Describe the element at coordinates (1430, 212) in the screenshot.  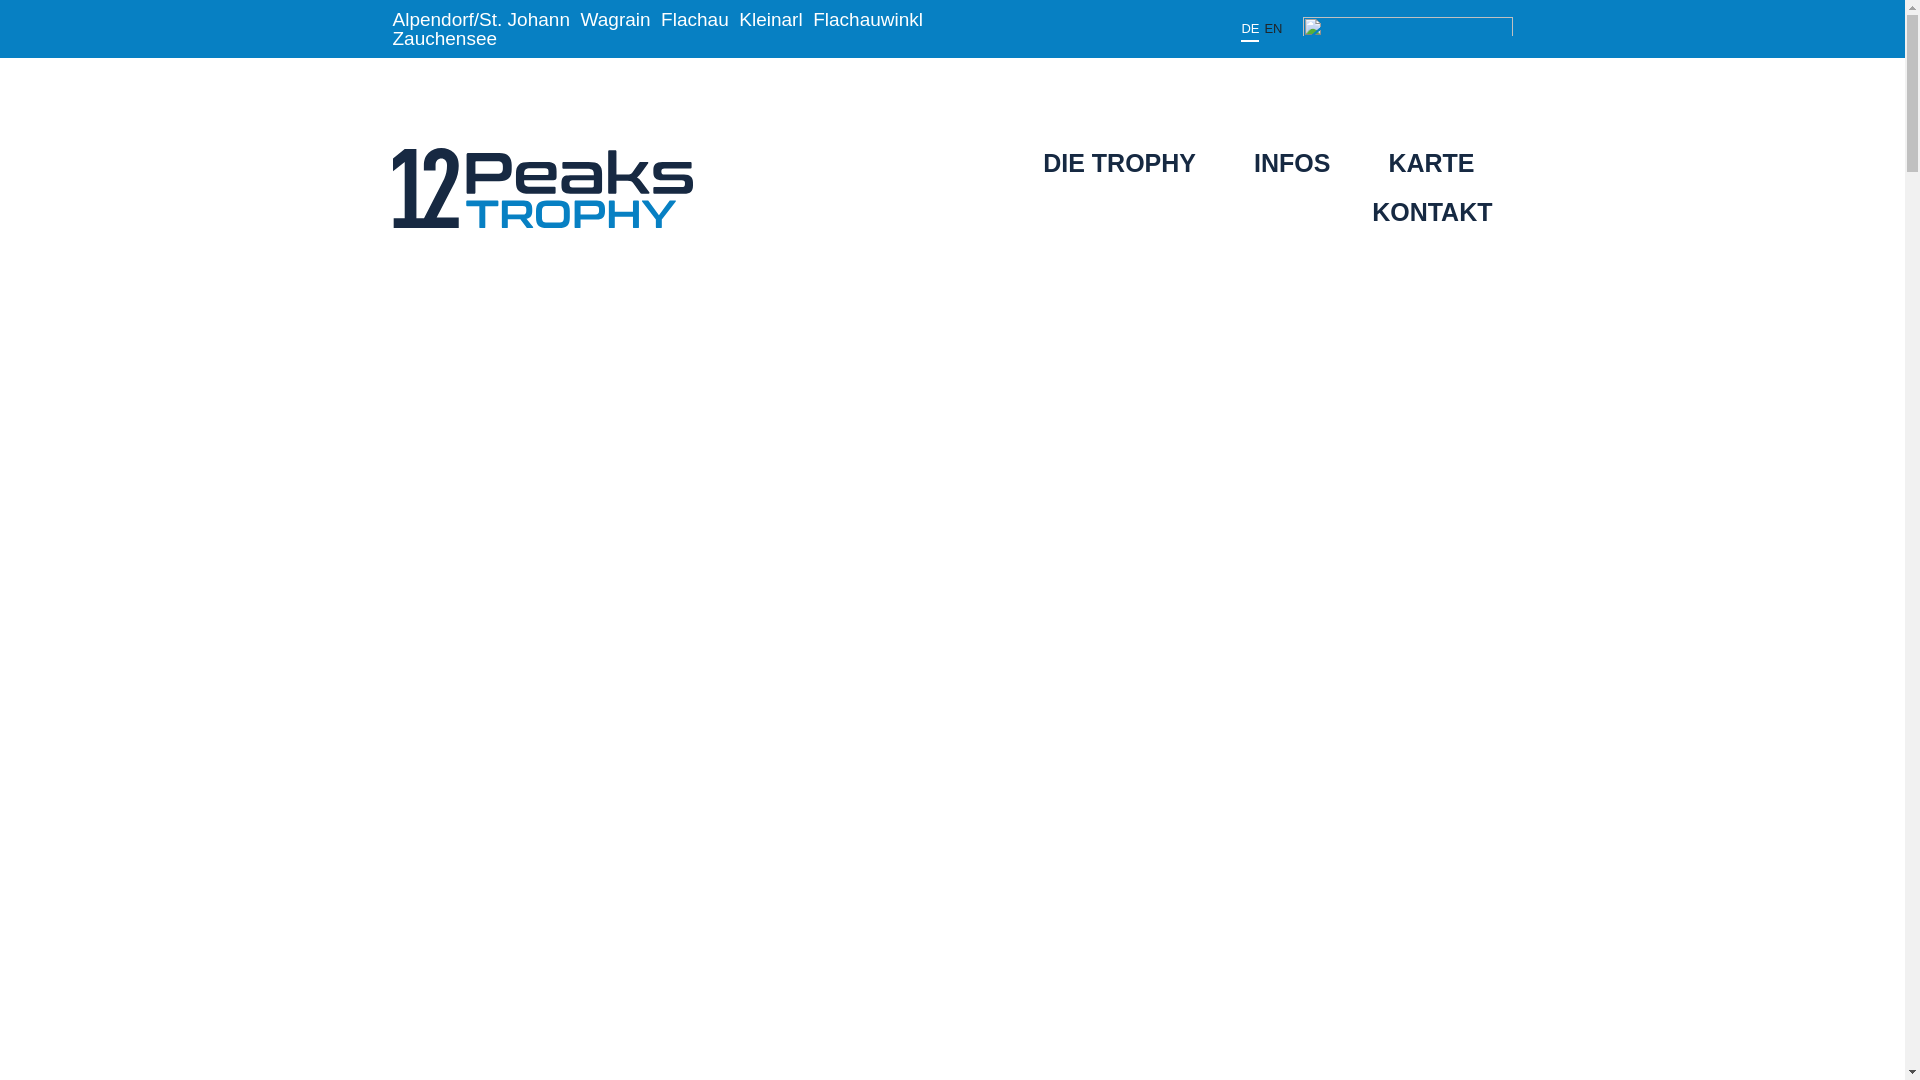
I see `'KONTAKT'` at that location.